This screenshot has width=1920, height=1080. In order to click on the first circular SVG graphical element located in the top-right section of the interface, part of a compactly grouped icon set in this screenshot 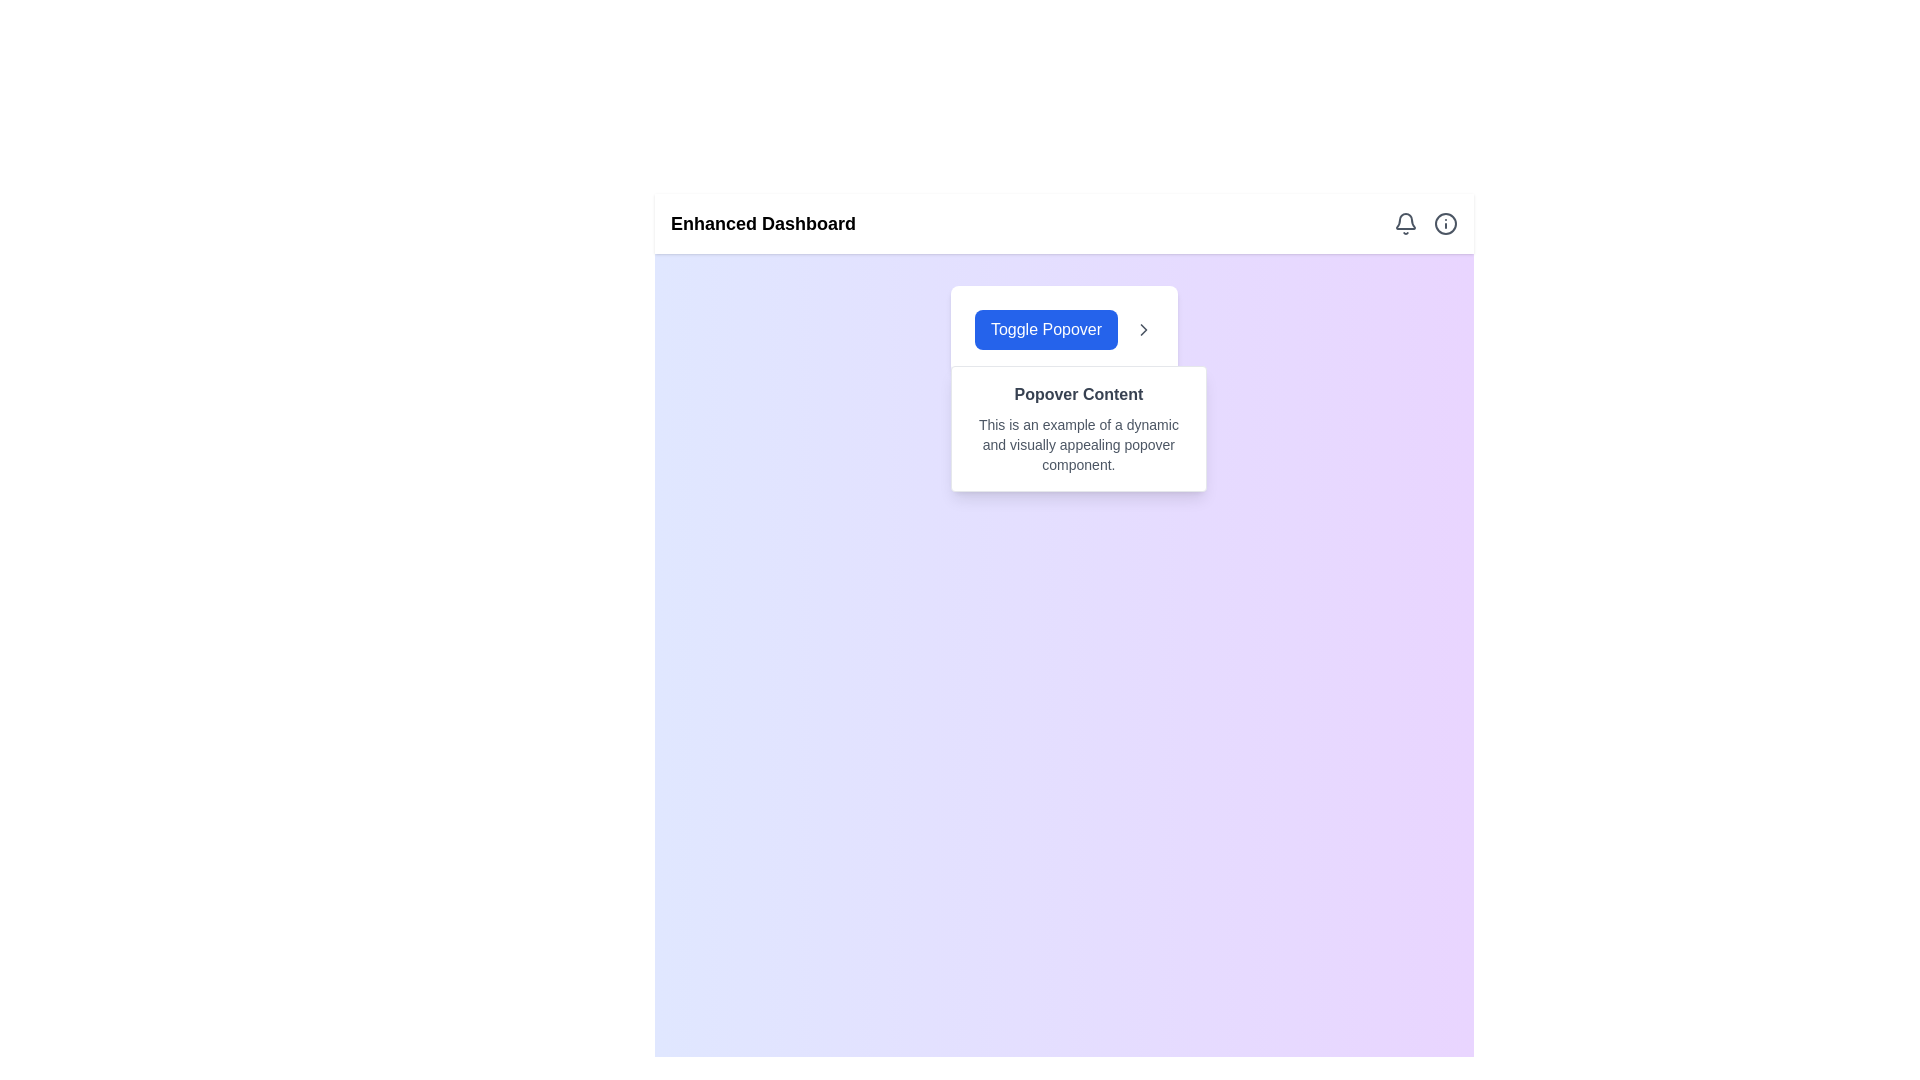, I will do `click(1445, 223)`.